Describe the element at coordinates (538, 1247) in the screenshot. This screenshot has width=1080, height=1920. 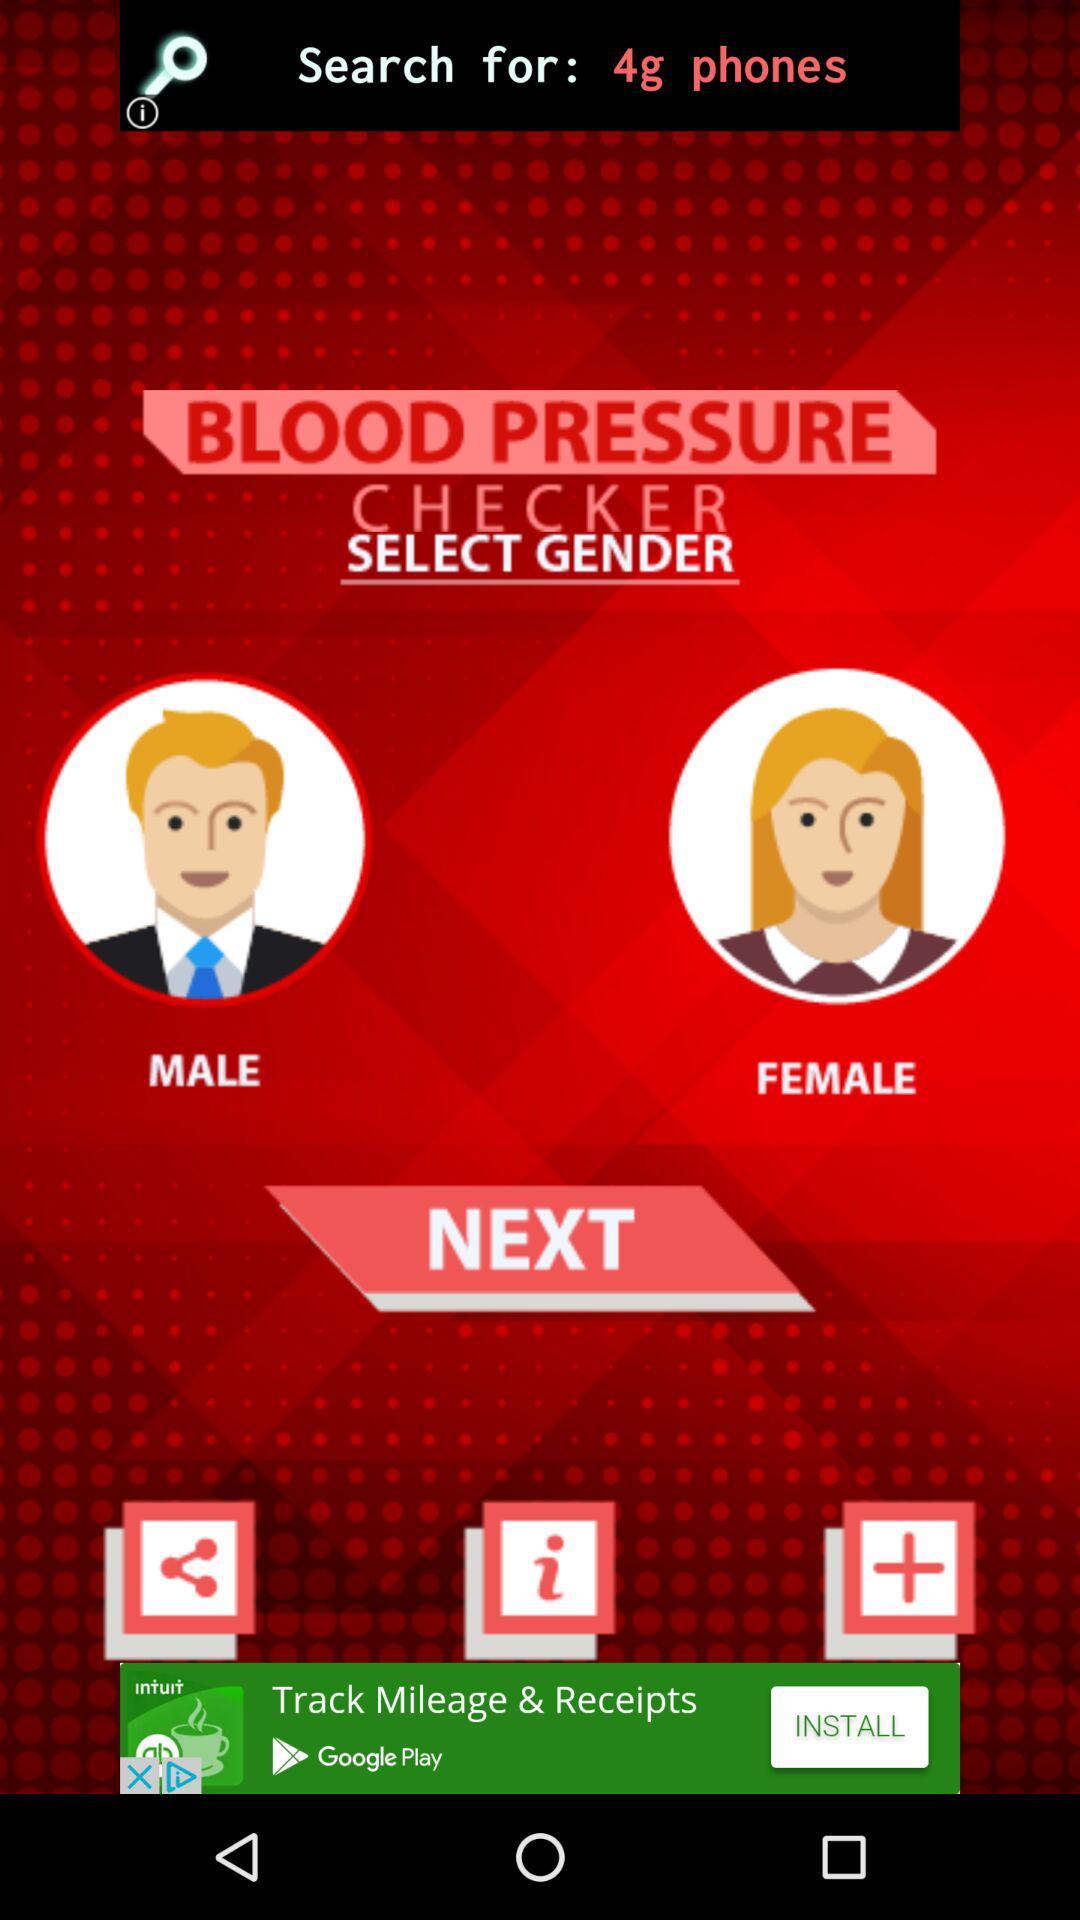
I see `next` at that location.